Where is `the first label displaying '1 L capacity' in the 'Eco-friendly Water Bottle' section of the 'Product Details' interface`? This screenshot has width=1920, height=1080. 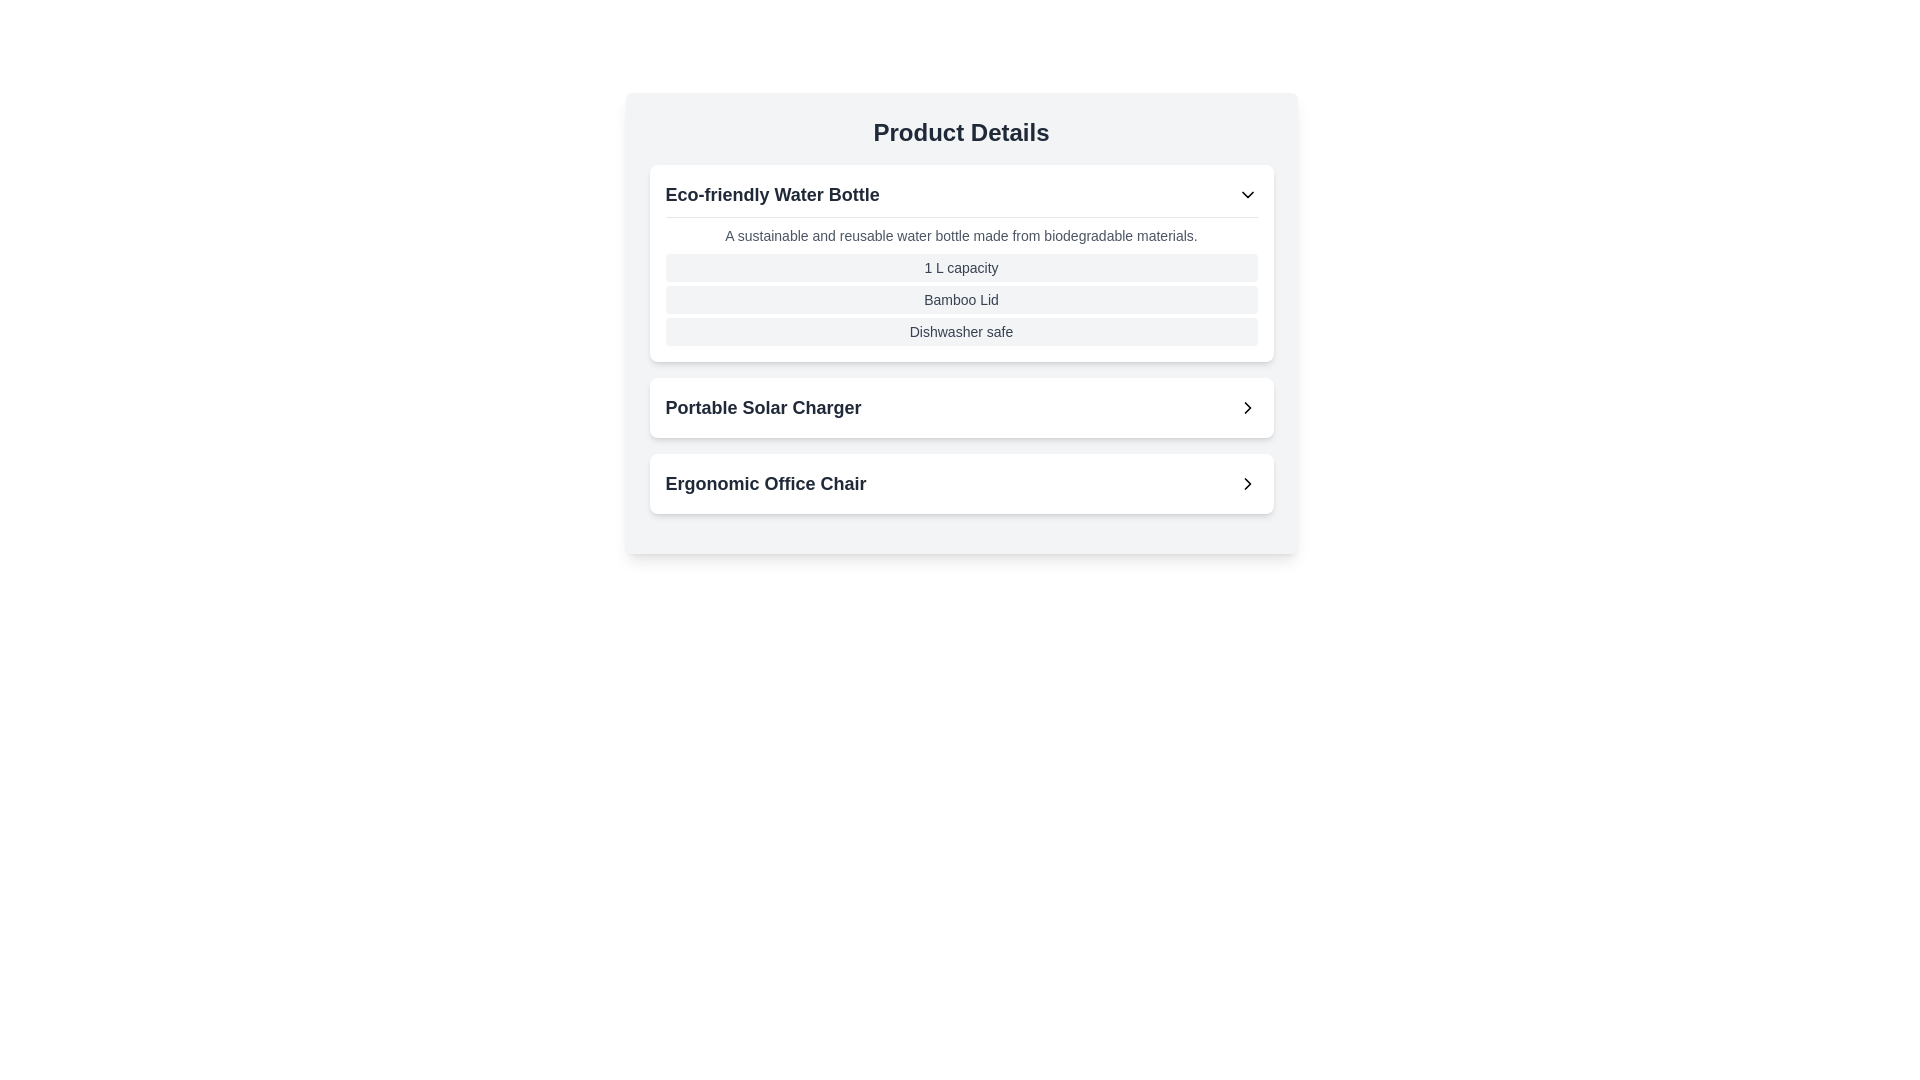
the first label displaying '1 L capacity' in the 'Eco-friendly Water Bottle' section of the 'Product Details' interface is located at coordinates (961, 266).